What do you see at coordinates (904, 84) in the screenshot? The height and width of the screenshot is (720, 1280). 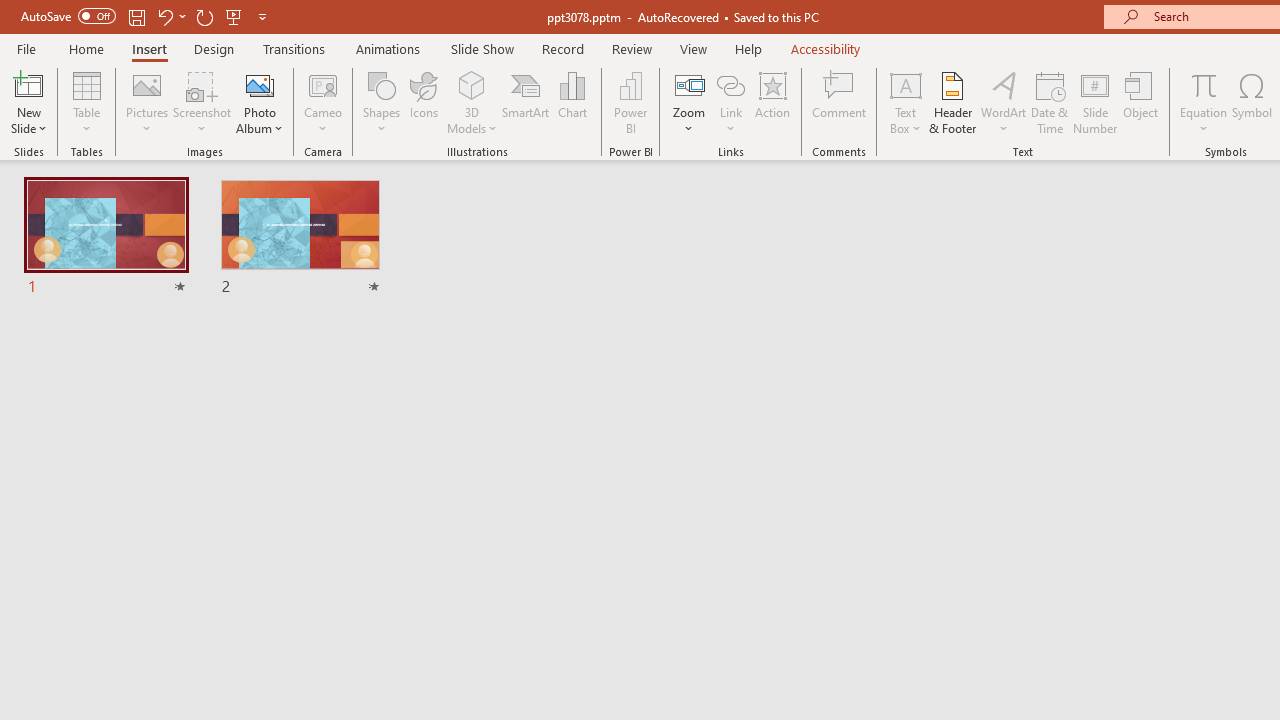 I see `'Draw Horizontal Text Box'` at bounding box center [904, 84].